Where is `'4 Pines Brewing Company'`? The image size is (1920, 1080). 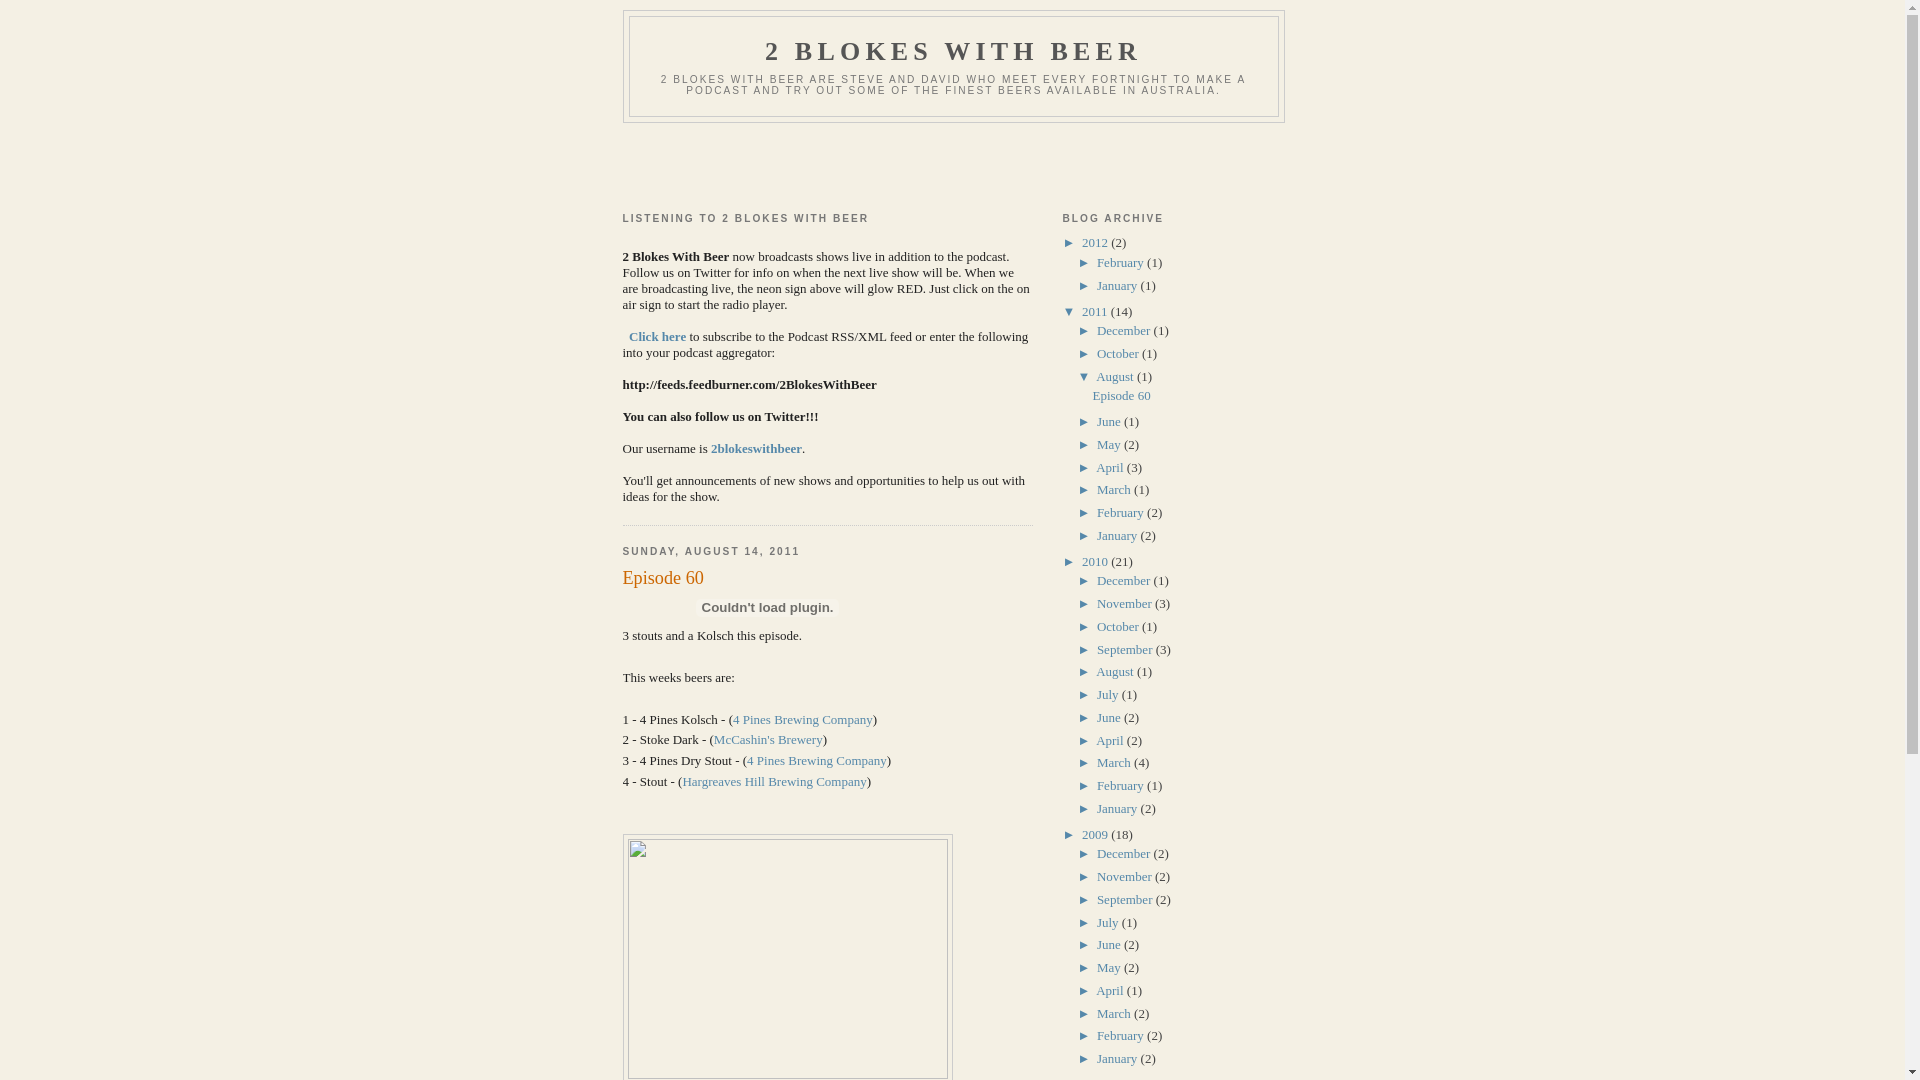 '4 Pines Brewing Company' is located at coordinates (746, 760).